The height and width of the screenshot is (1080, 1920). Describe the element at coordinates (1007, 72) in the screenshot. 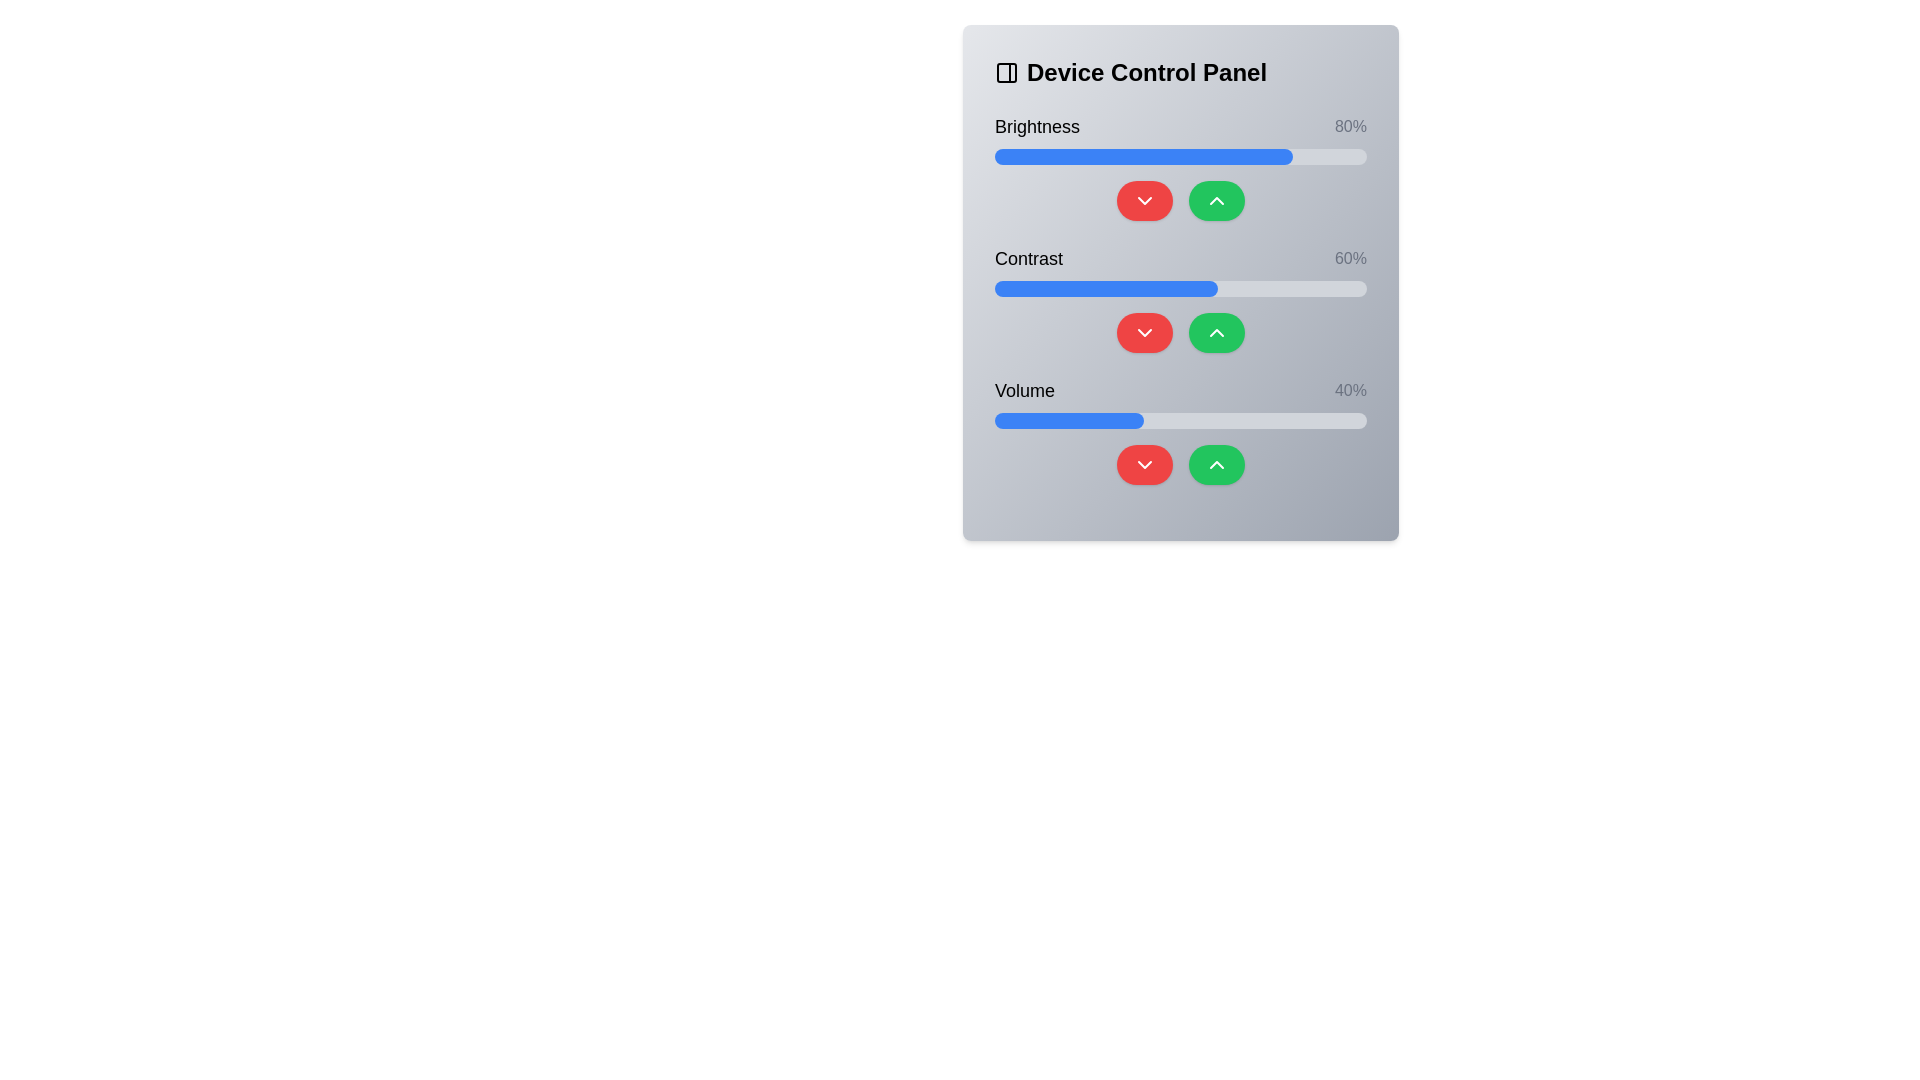

I see `the small rectangular SVG decorative icon component located to the left of the 'Device Control Panel' title` at that location.